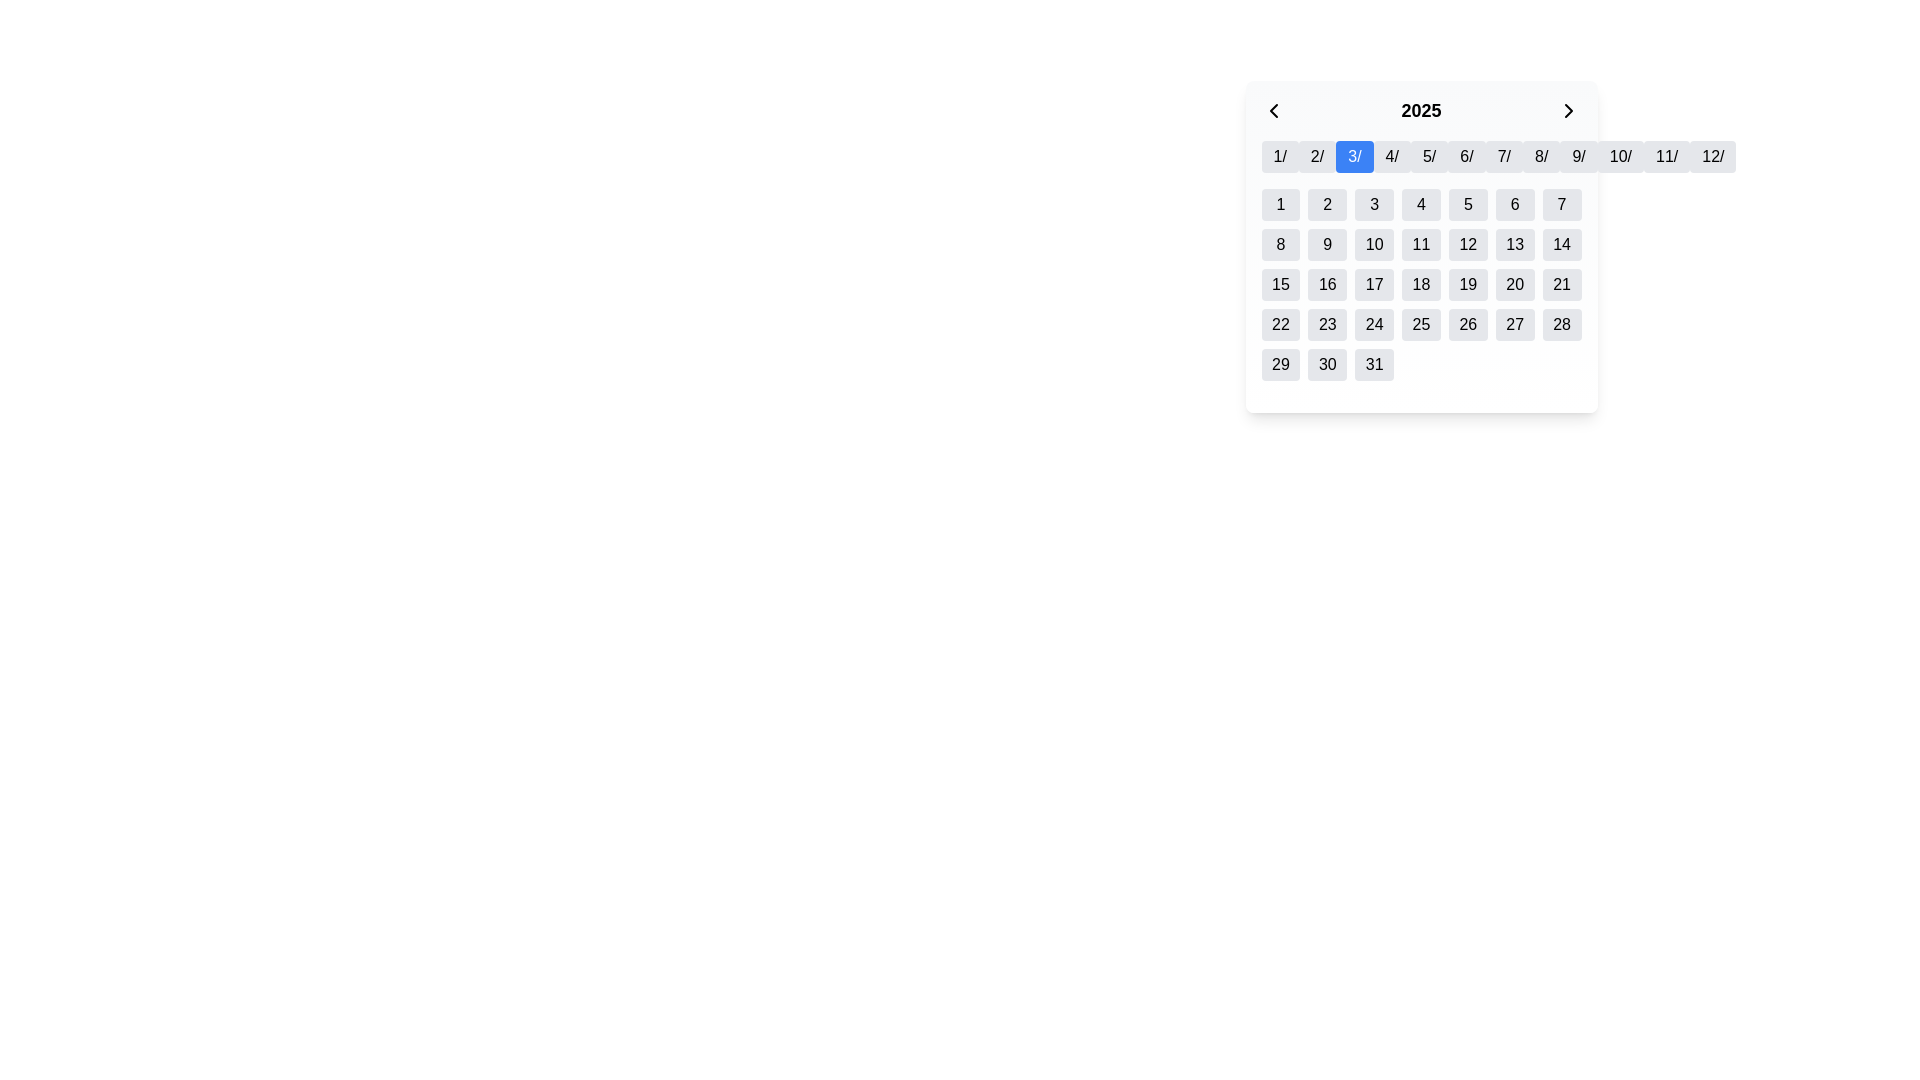 The height and width of the screenshot is (1080, 1920). I want to click on the button containing the number '25' in black text on a light gray background, so click(1420, 323).